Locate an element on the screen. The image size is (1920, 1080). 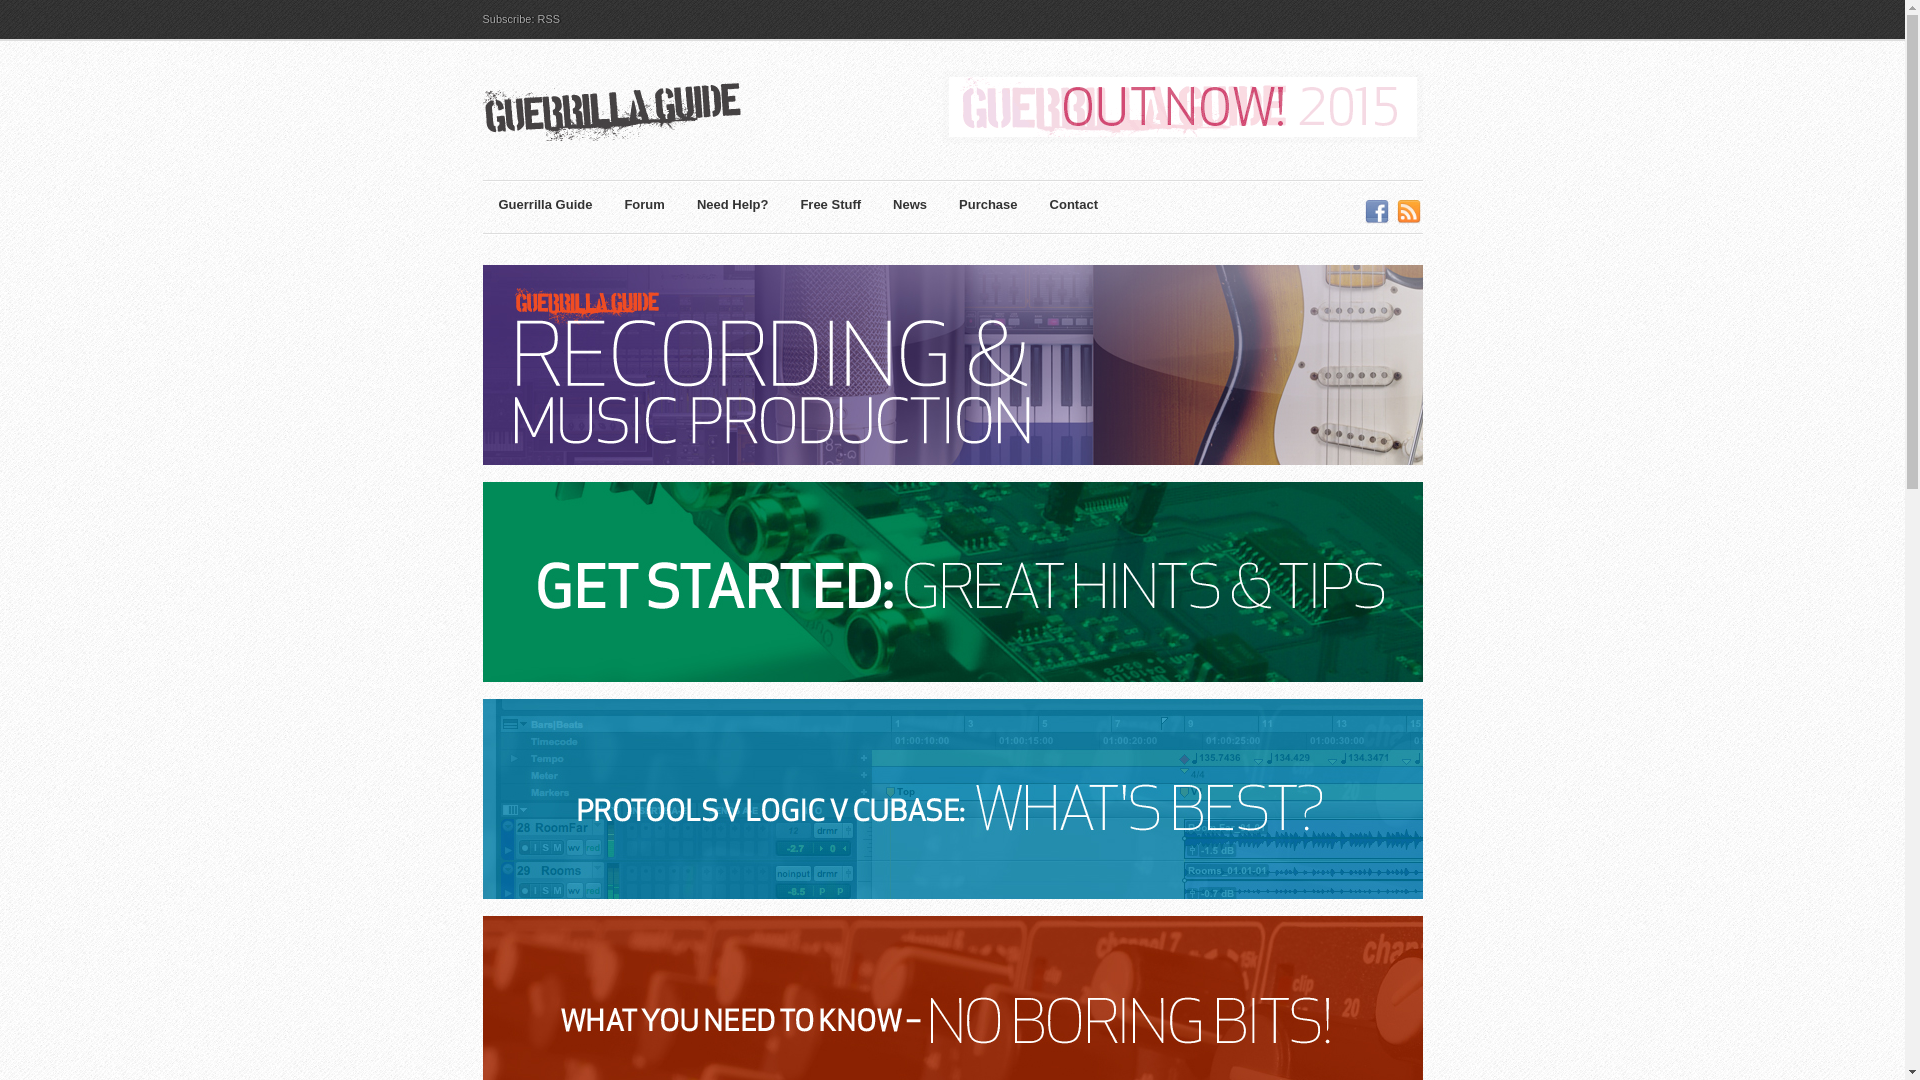
'Purchase' is located at coordinates (988, 207).